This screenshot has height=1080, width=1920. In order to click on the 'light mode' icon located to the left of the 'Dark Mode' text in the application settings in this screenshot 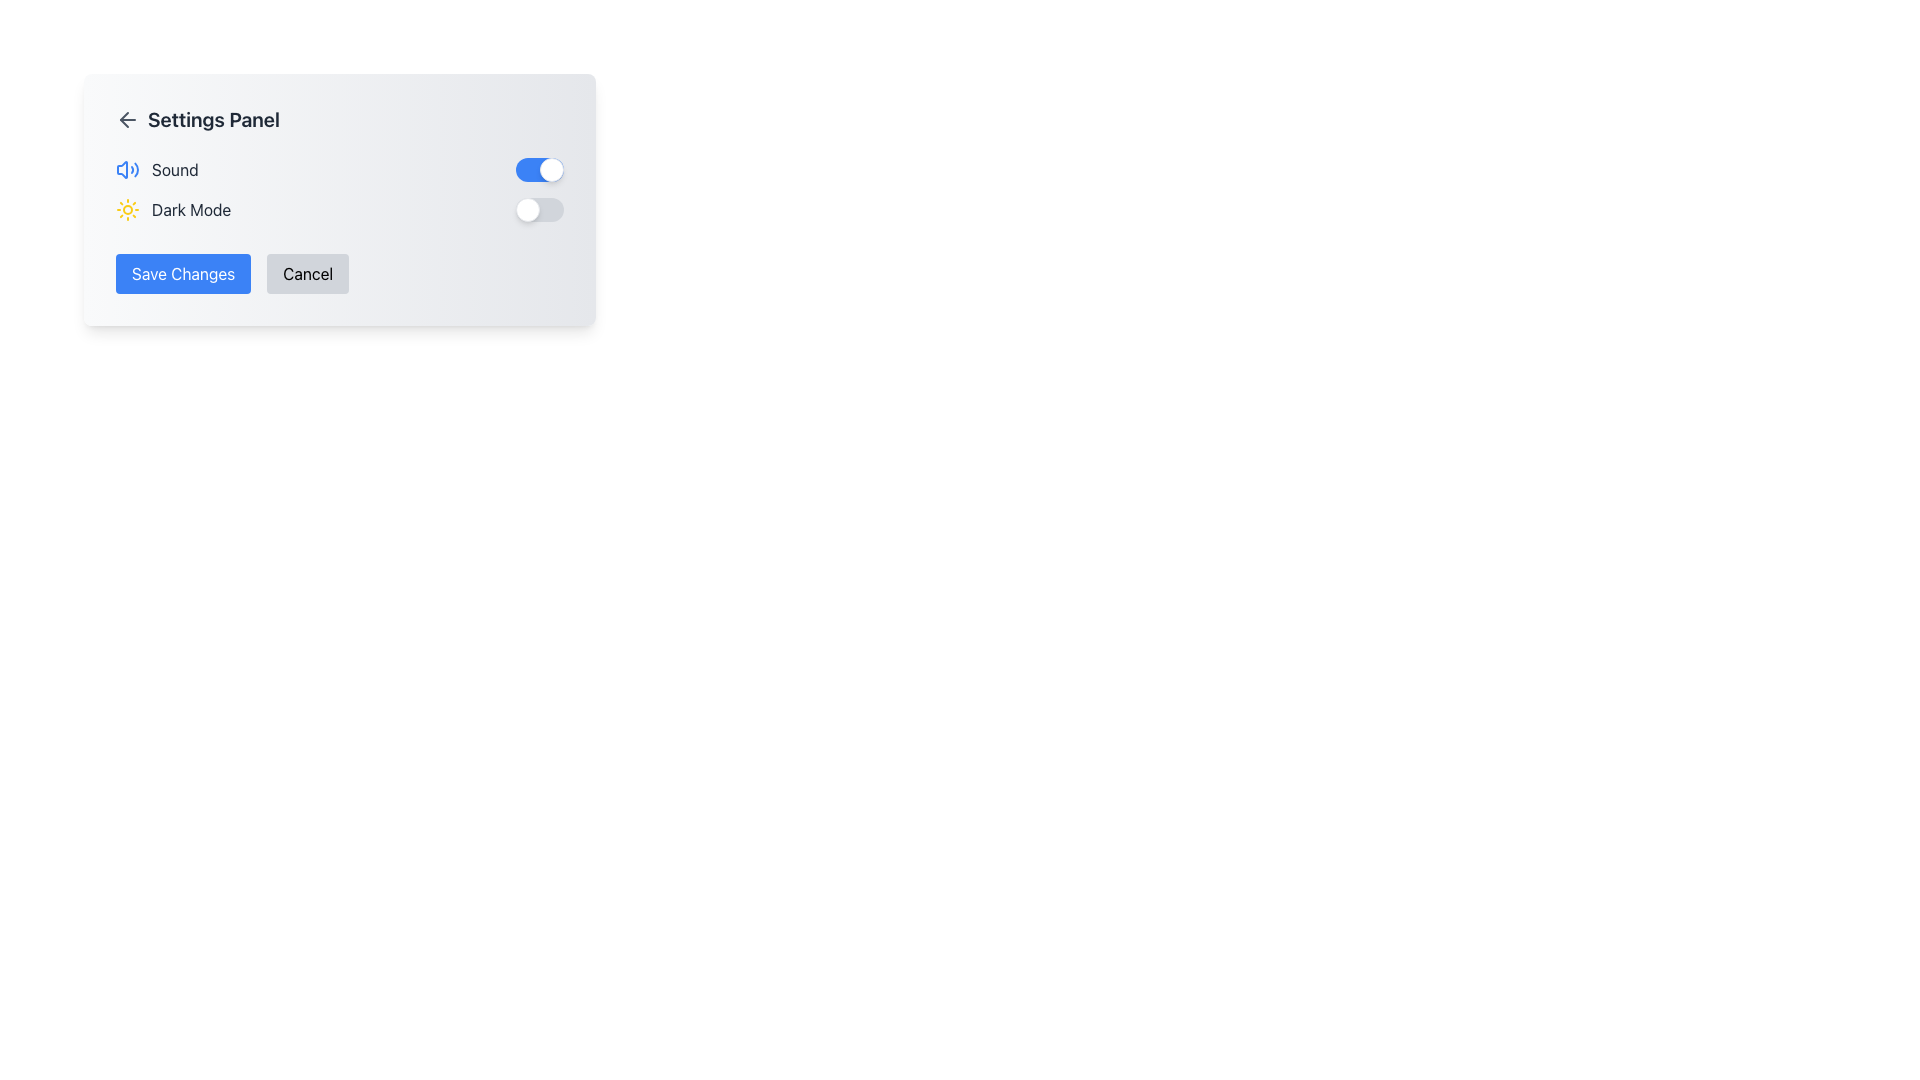, I will do `click(127, 209)`.